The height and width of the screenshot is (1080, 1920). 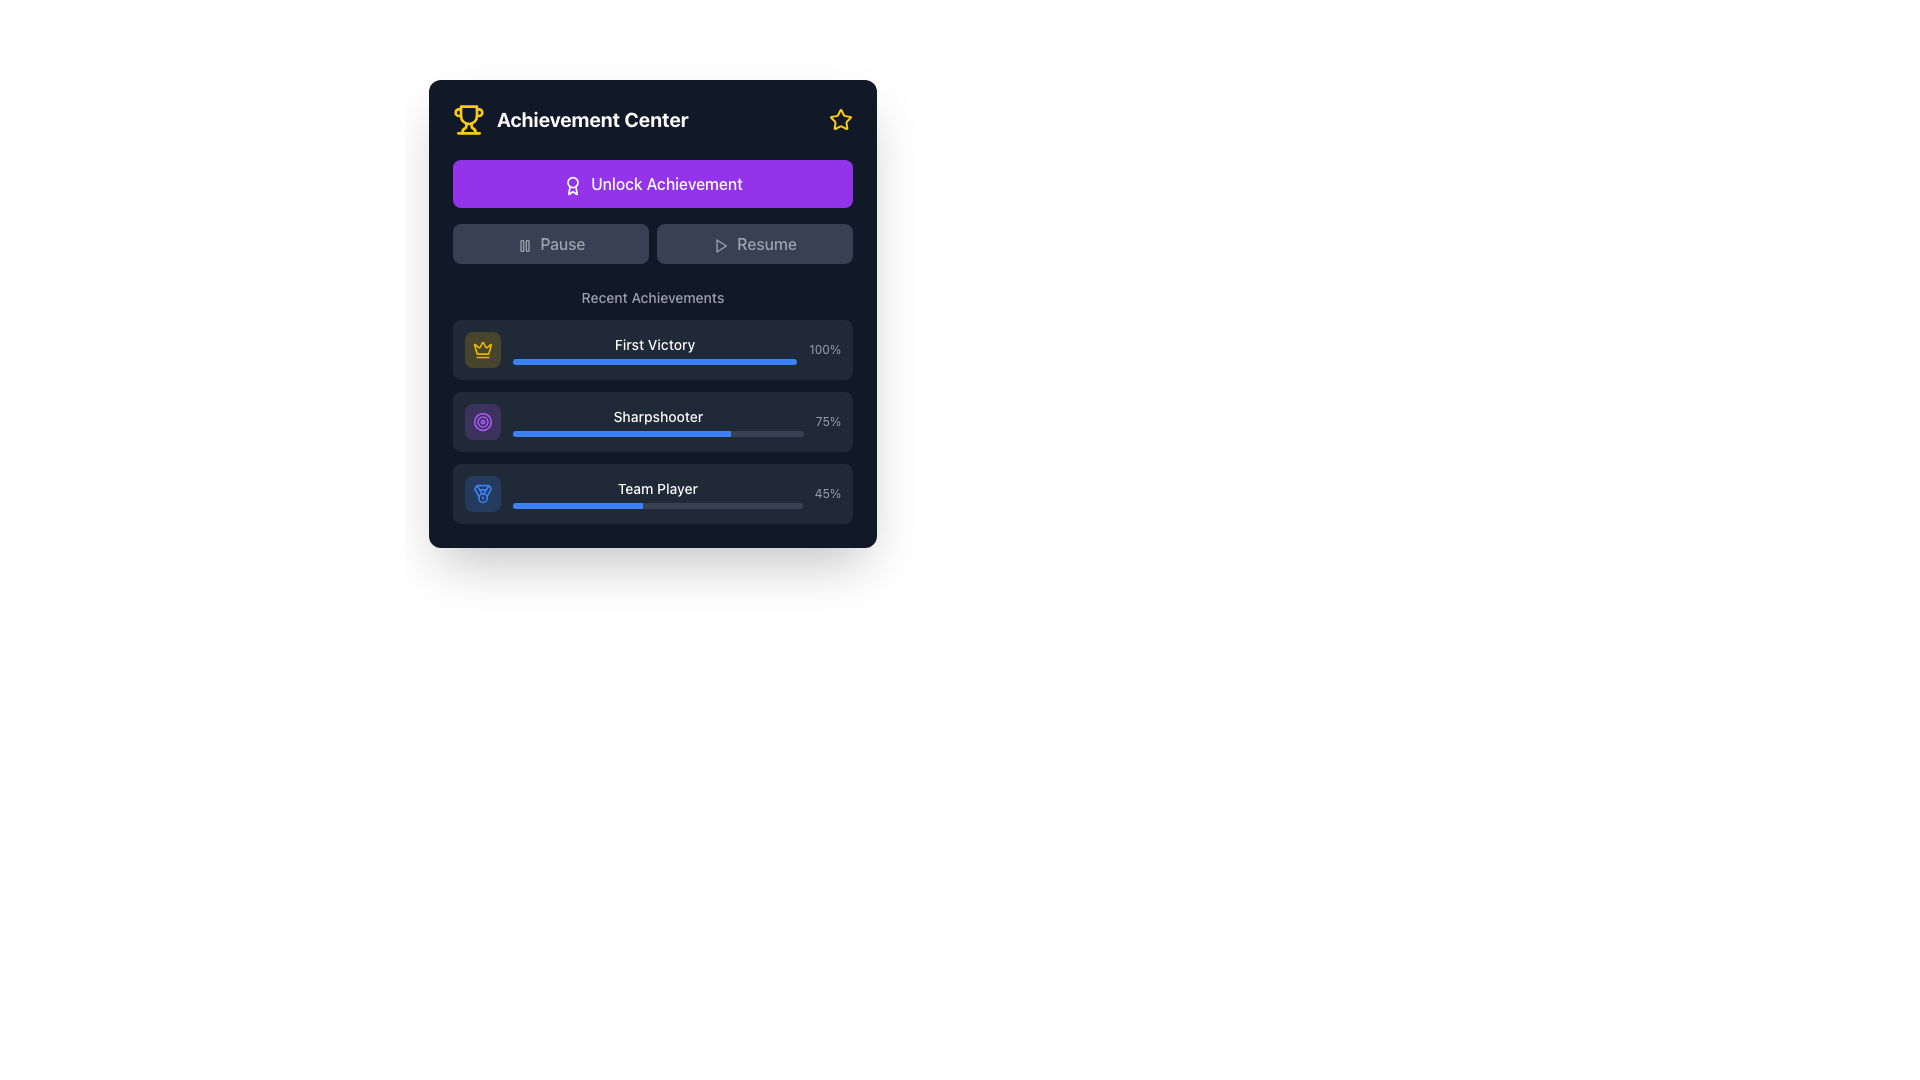 I want to click on the thin, horizontal blue progress bar representing the 'Team Player' achievement data, which is the colored portion of the third progress bar in the 'Recent Achievements' section, so click(x=577, y=504).